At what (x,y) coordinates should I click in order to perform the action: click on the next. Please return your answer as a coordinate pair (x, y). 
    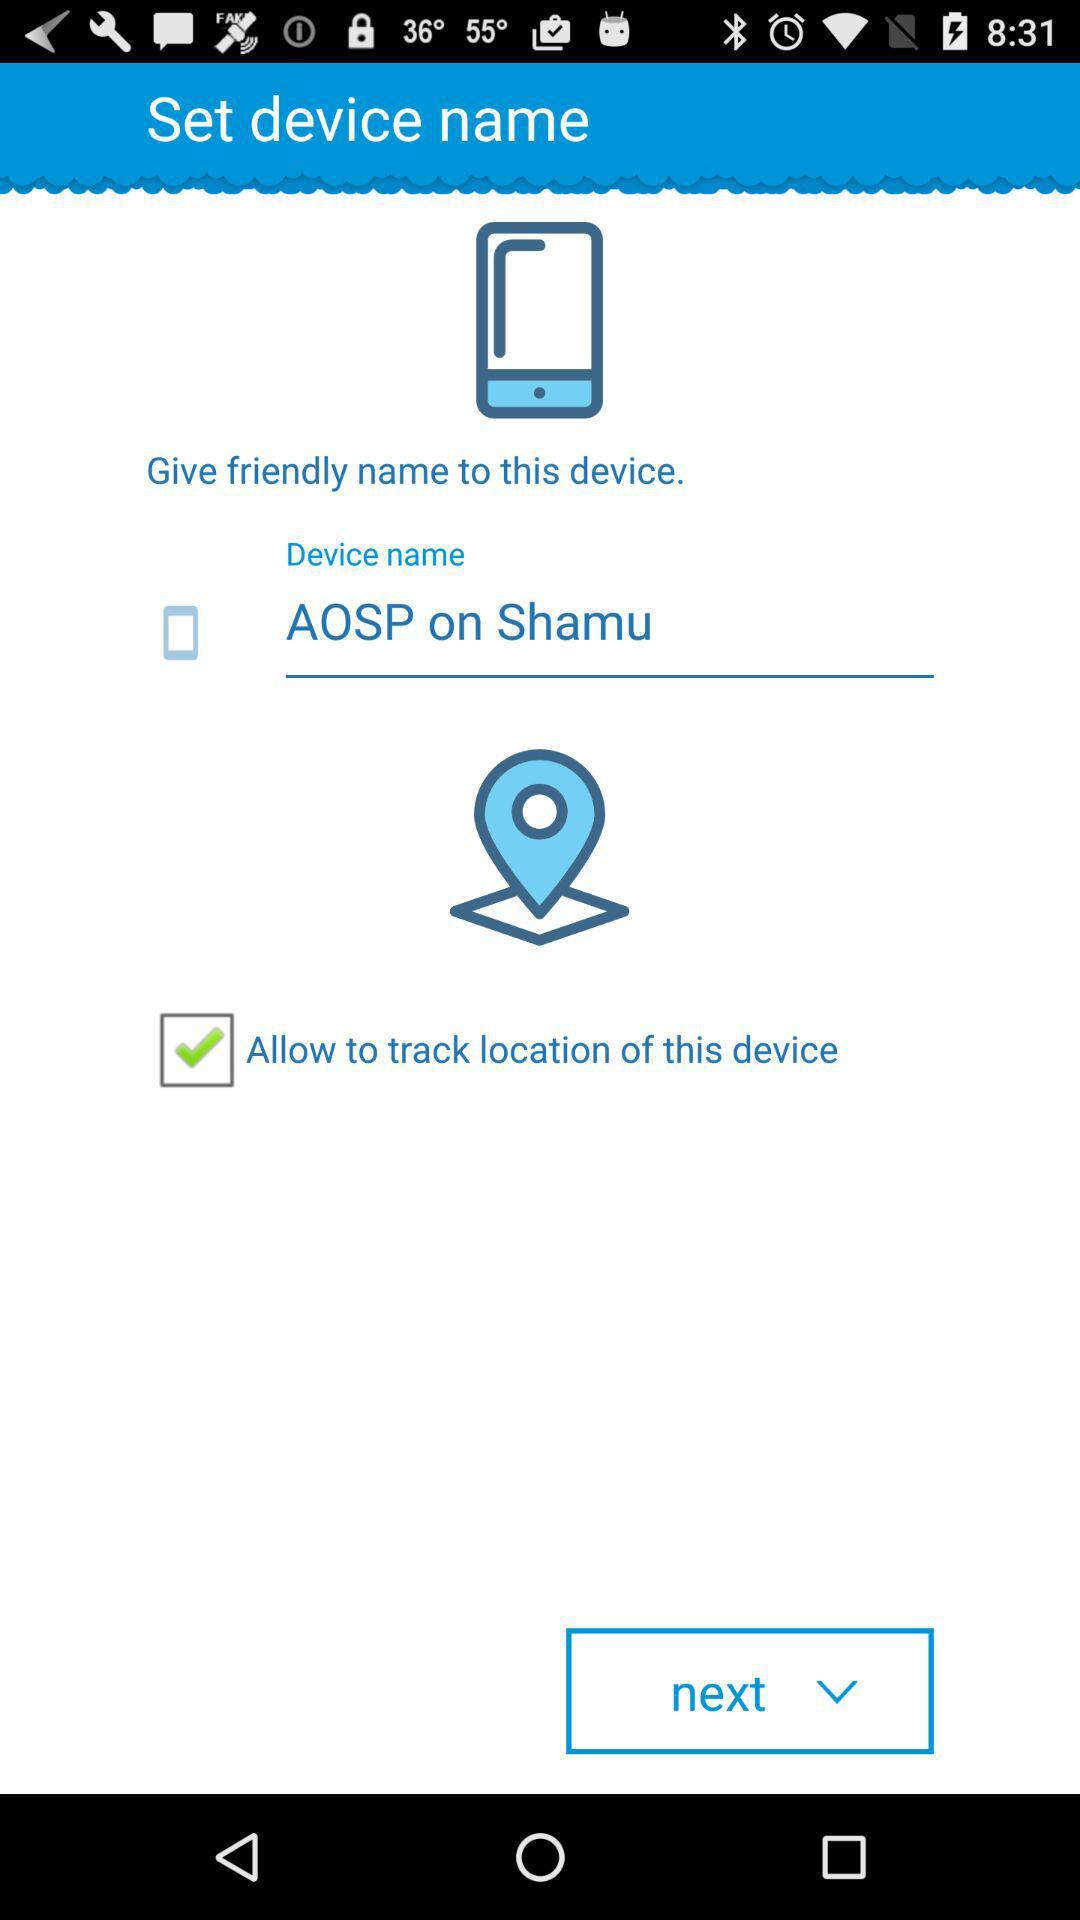
    Looking at the image, I should click on (749, 1690).